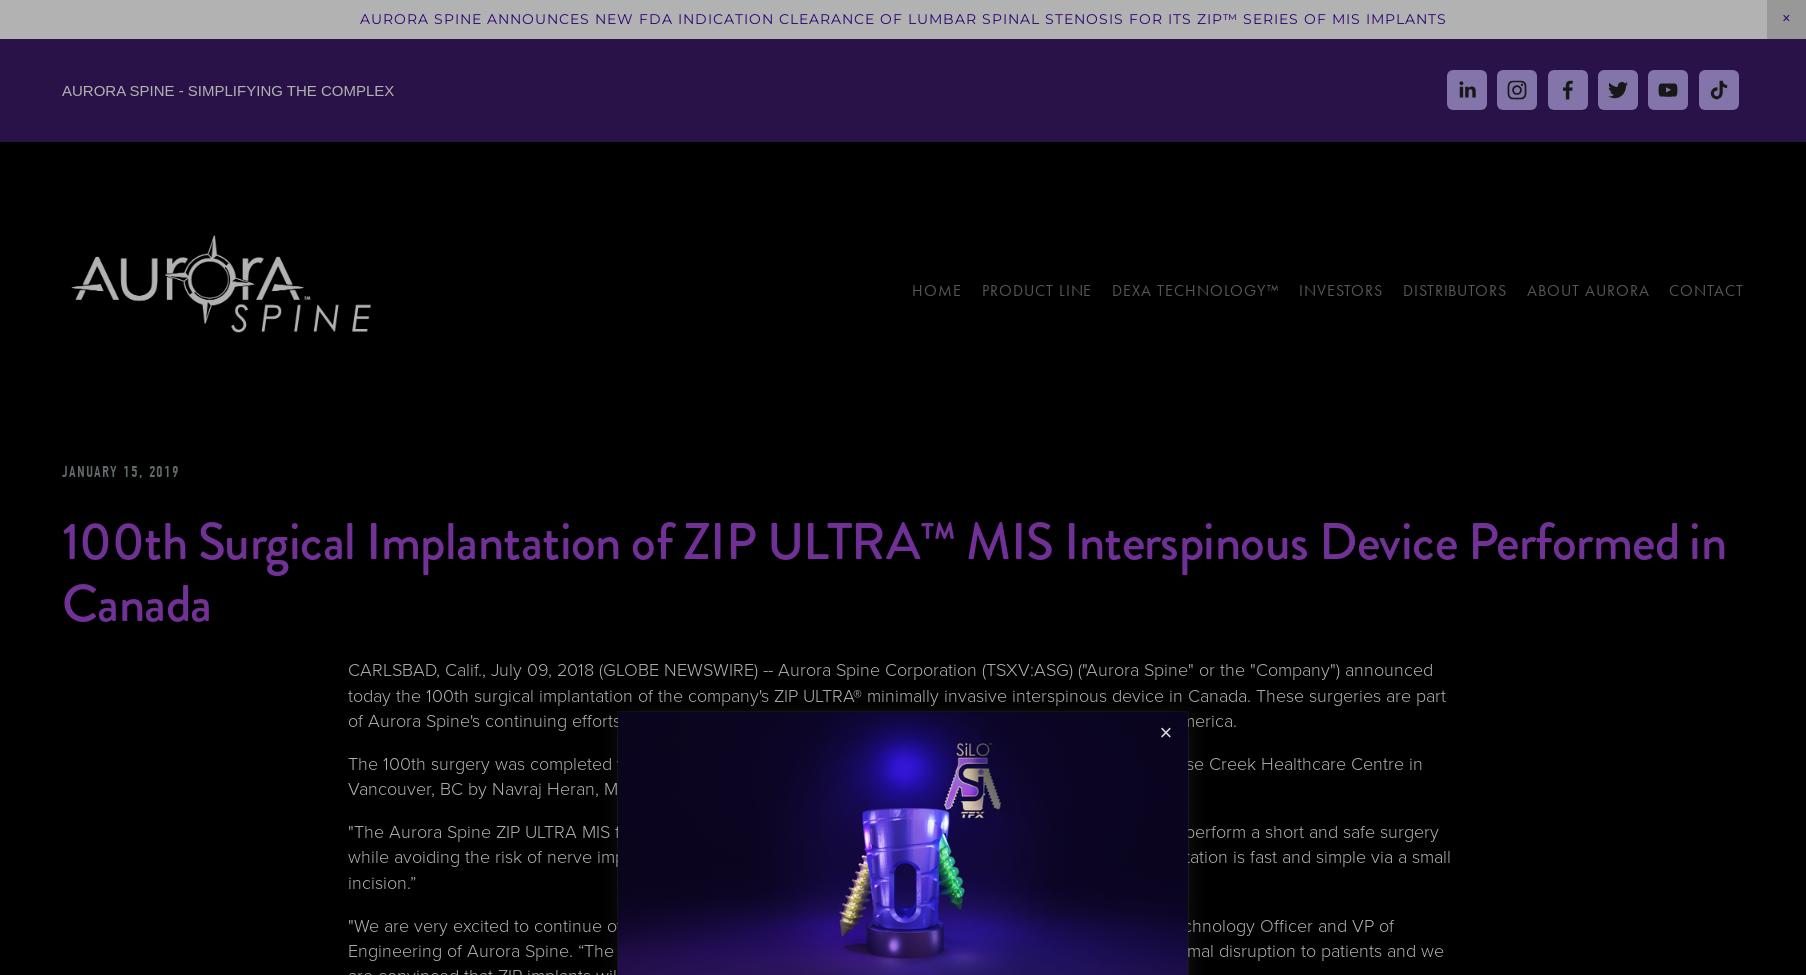  Describe the element at coordinates (60, 569) in the screenshot. I see `'100th Surgical Implantation of ZIP ULTRA™ MIS Interspinous Device Performed in Canada'` at that location.